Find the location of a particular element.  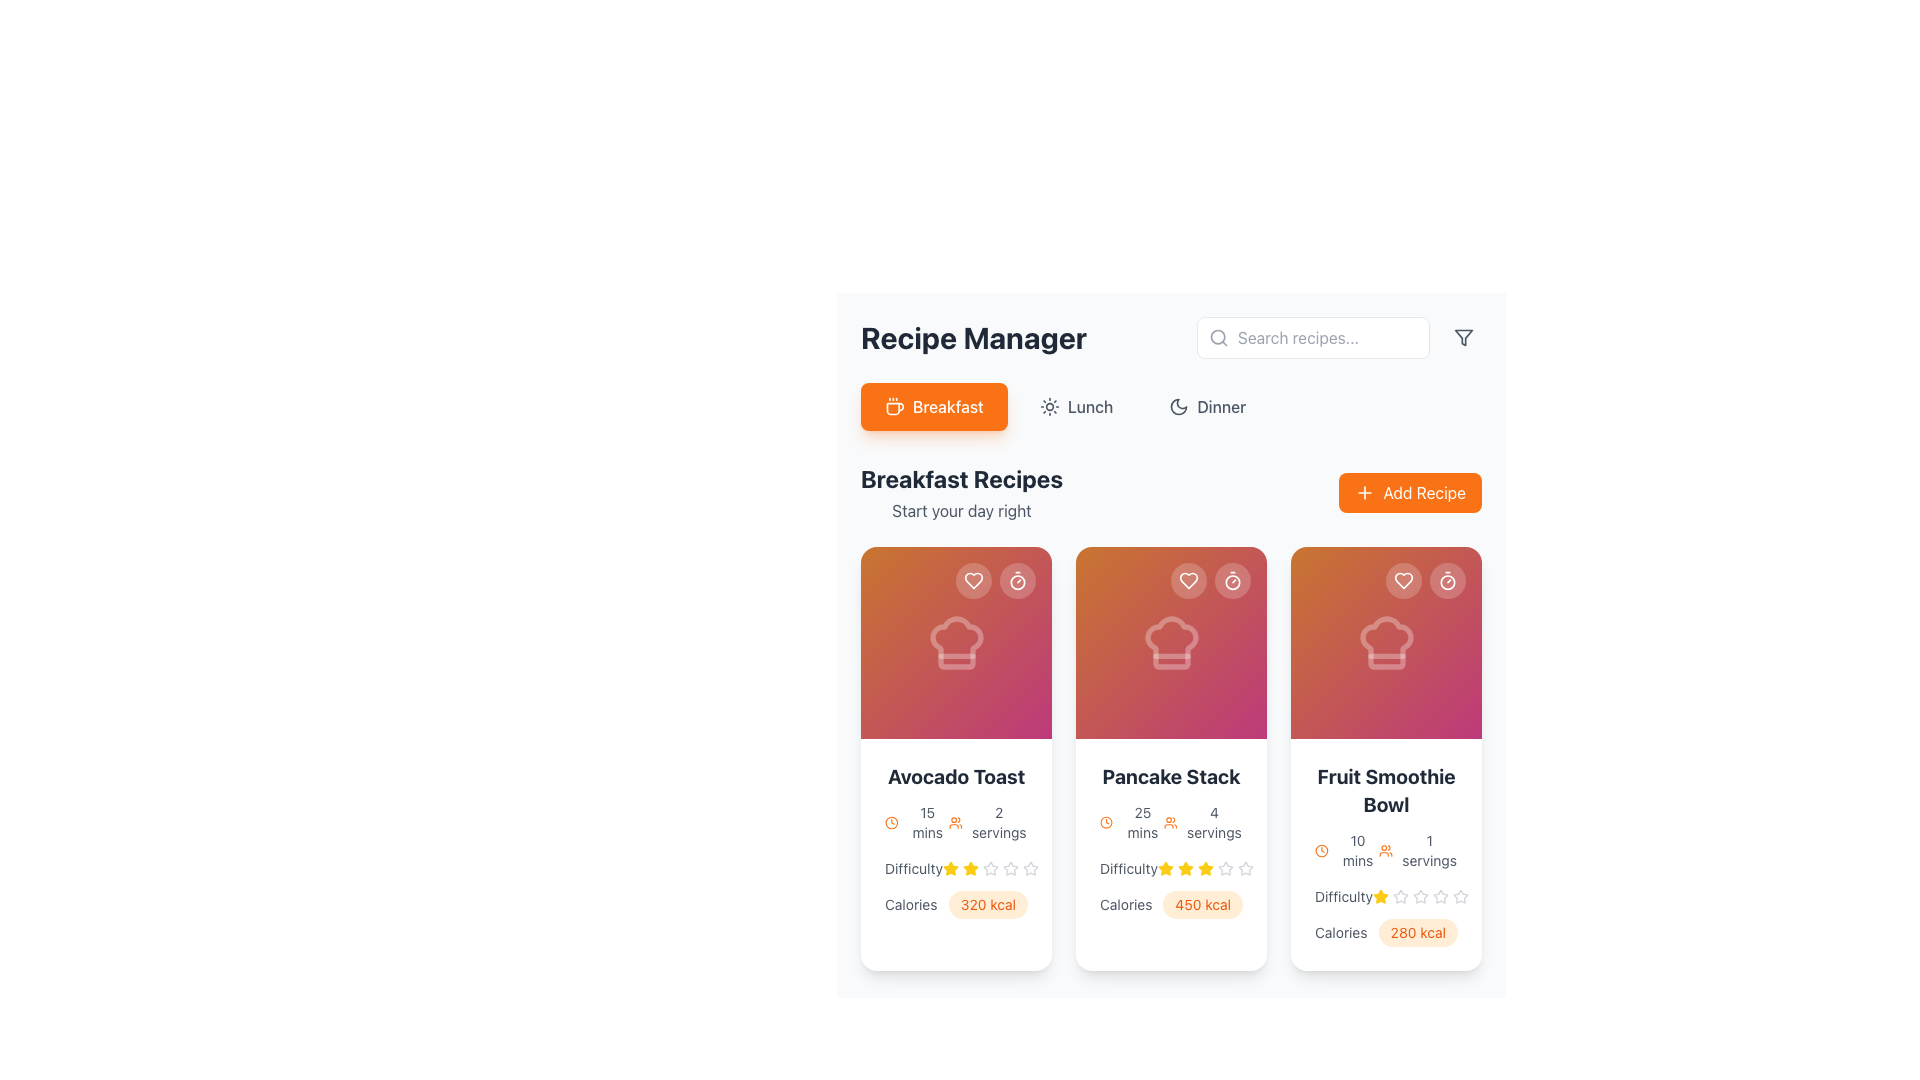

the circular button with a timer icon located in the top-right corner of the second recipe card beneath the 'Breakfast Recipes' section to trigger a visual effect is located at coordinates (1232, 581).